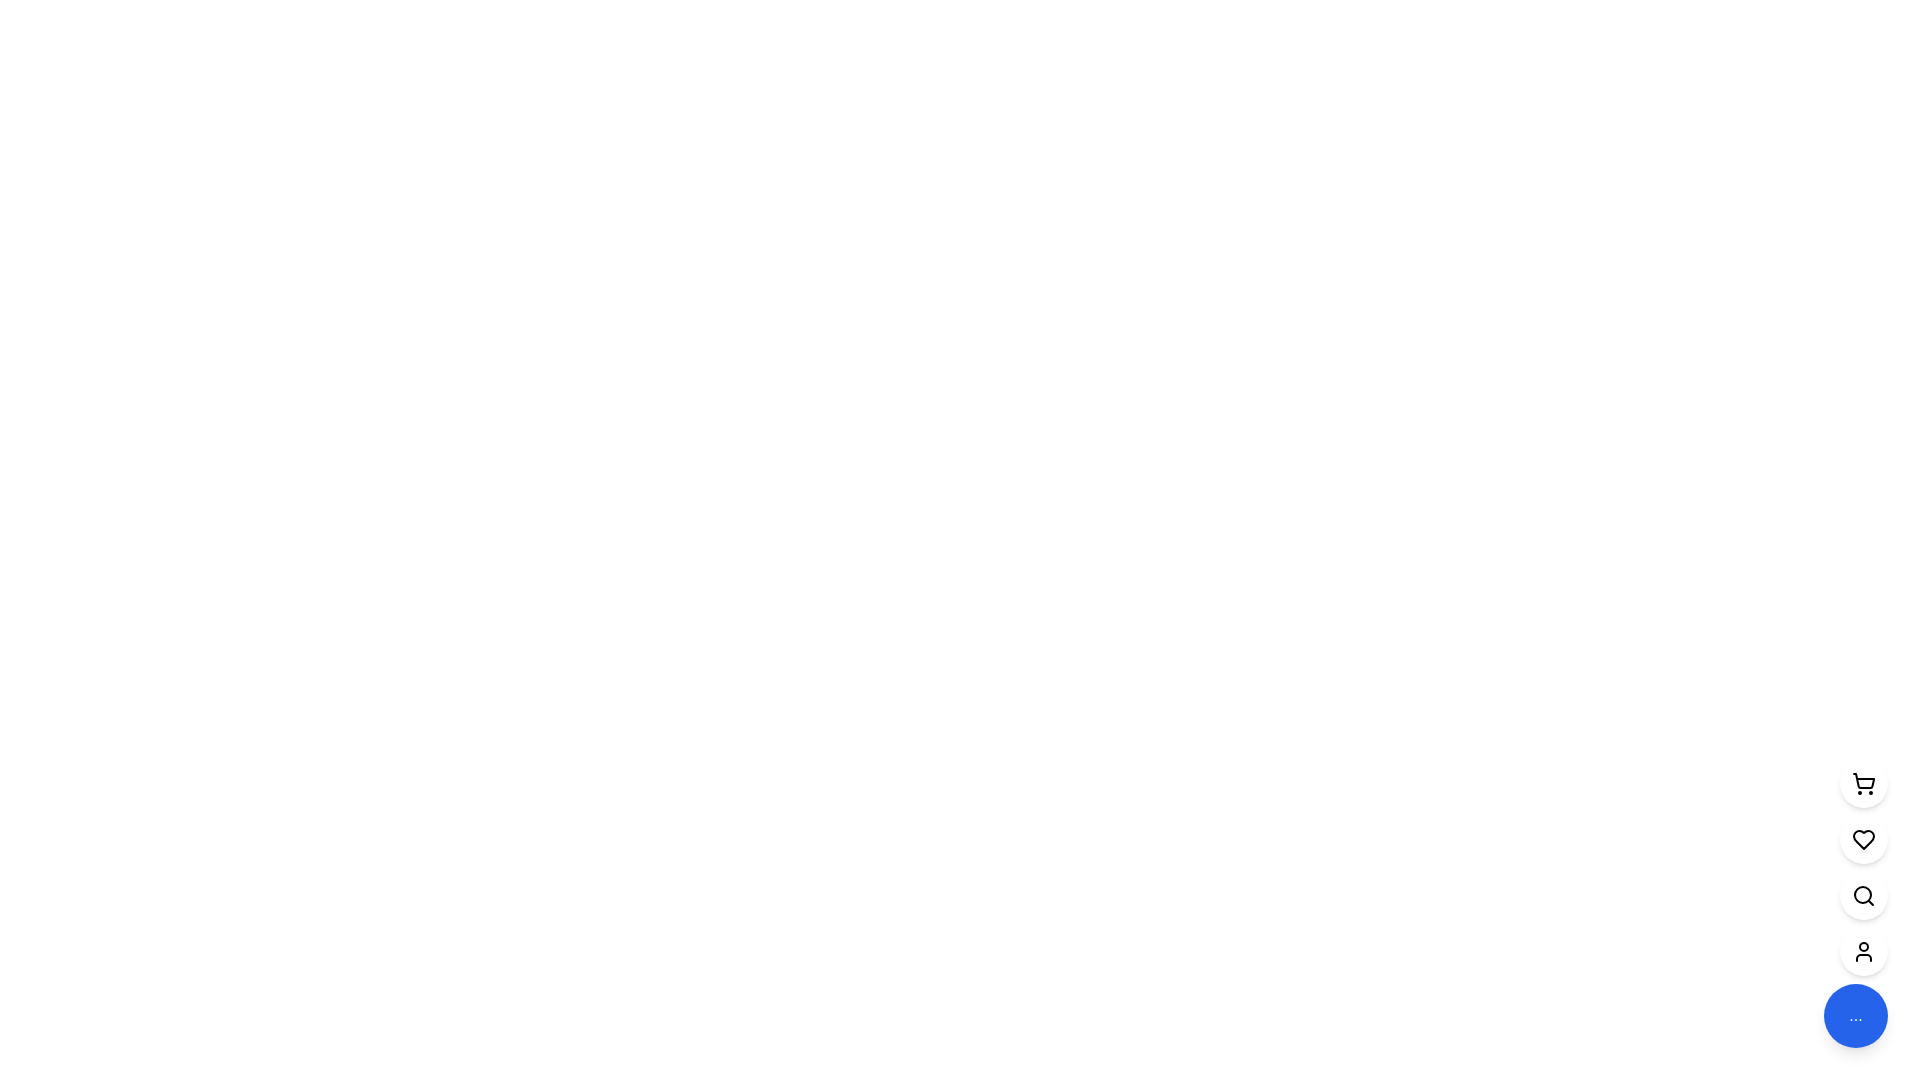  I want to click on the third button in a vertical stack of circular icons located in the bottom-right corner of the interface, so click(1855, 903).